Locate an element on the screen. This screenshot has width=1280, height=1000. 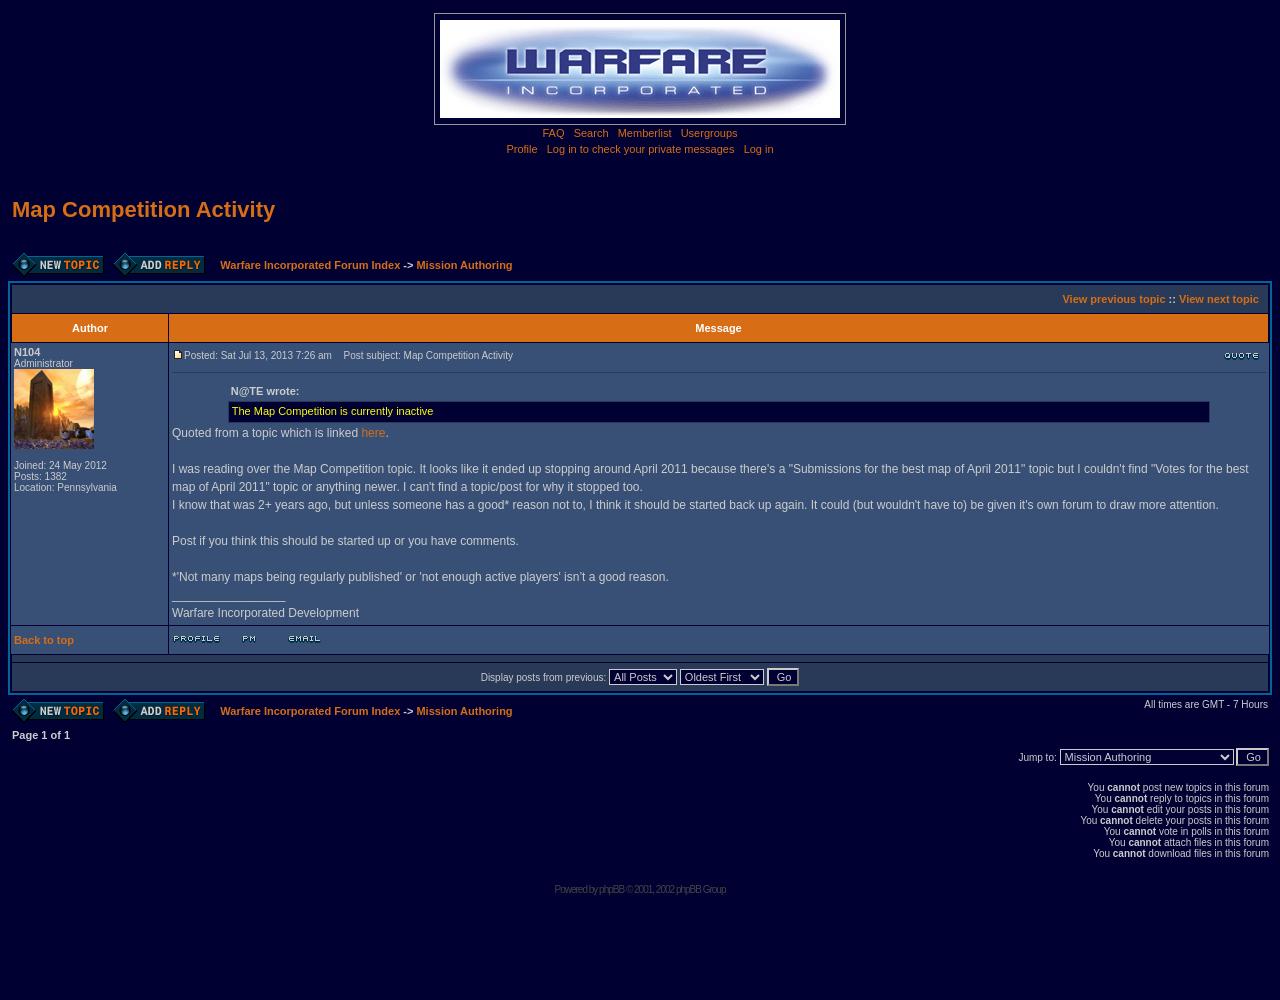
'I know that was 2+ years ago, but unless someone has a good* reason not to, I think it should be started back up again. It could (but wouldn't have to) be given it's own forum to draw more attention.' is located at coordinates (695, 505).